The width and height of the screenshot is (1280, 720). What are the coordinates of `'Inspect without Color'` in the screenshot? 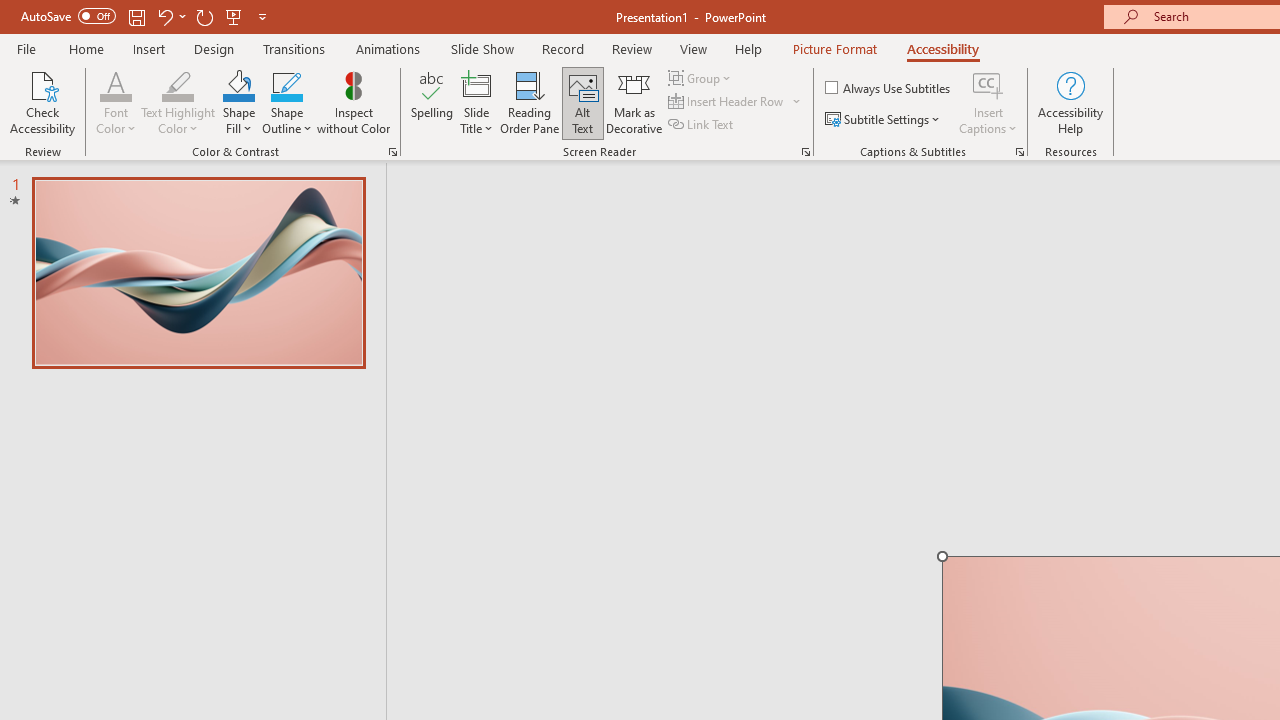 It's located at (353, 103).